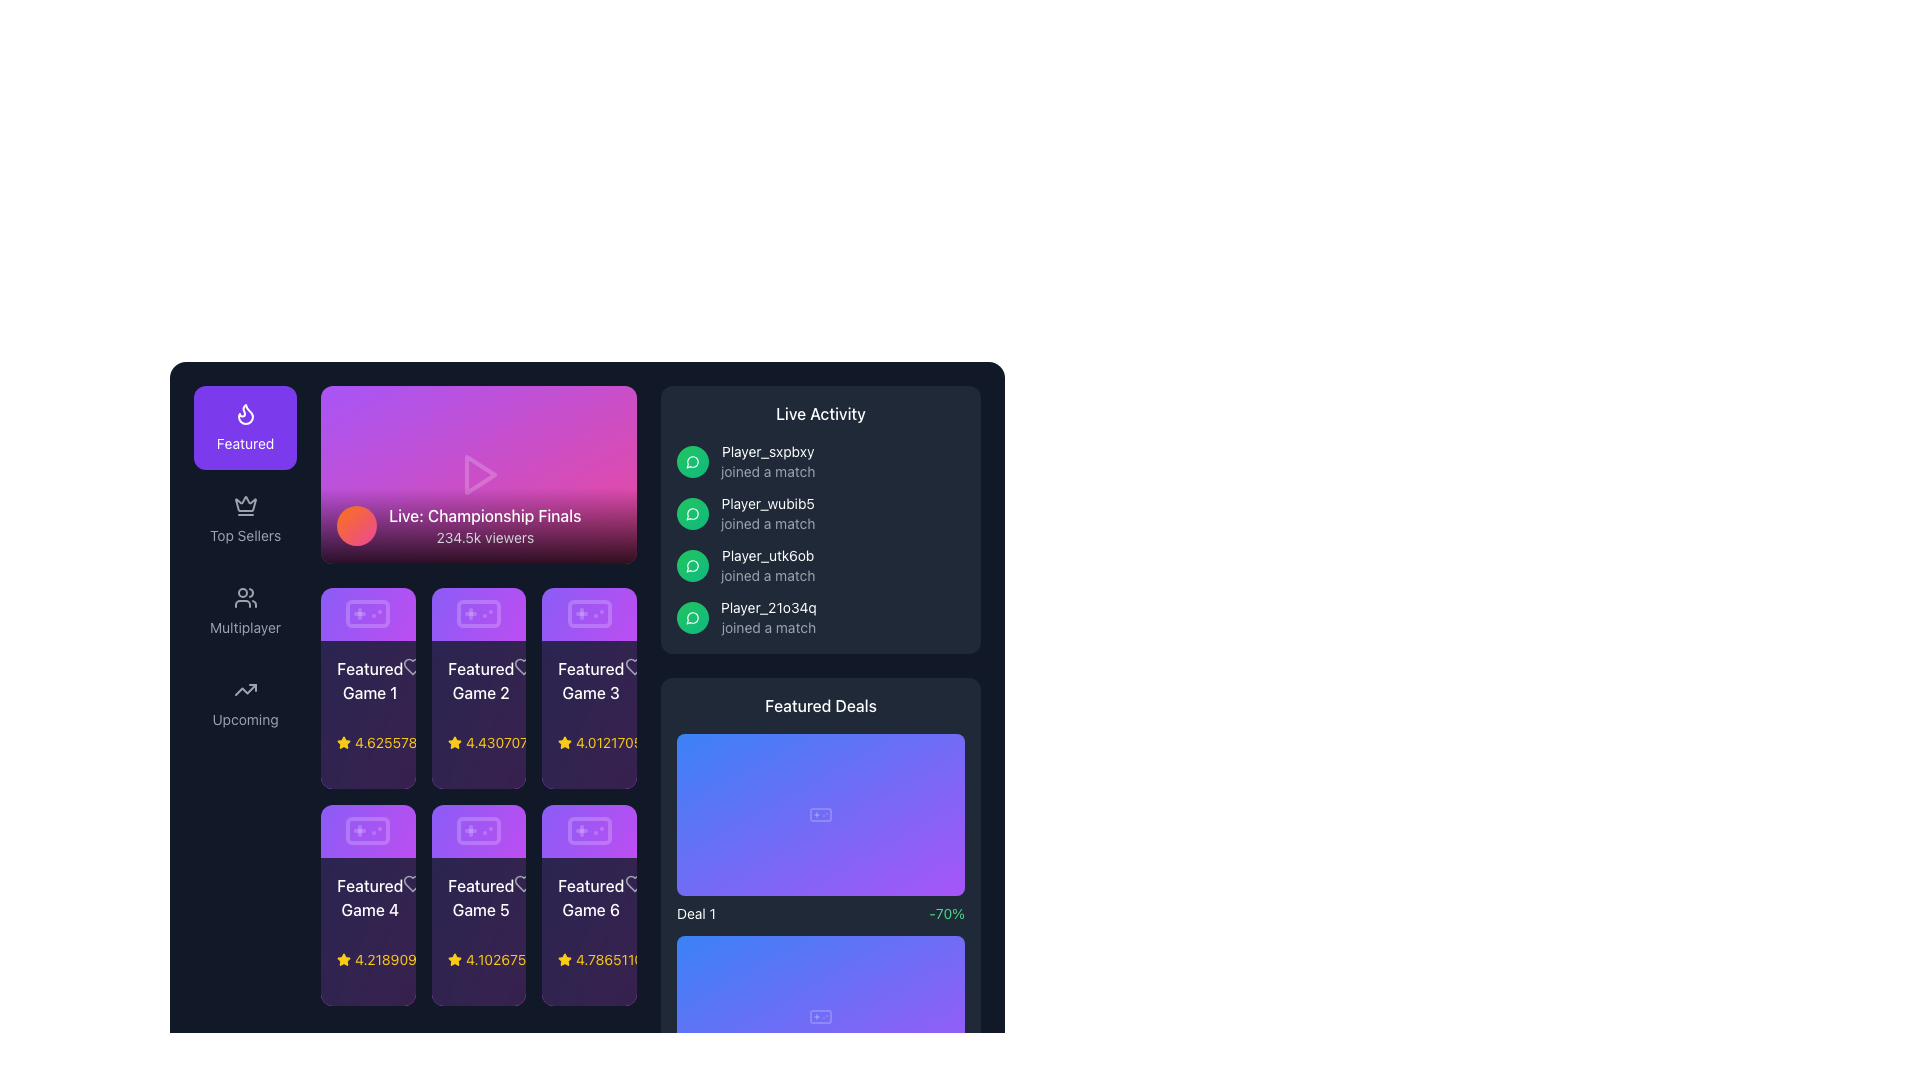  I want to click on text label in the second column of the first row within the 'Featured Games' section, which identifies the featured game, so click(480, 679).